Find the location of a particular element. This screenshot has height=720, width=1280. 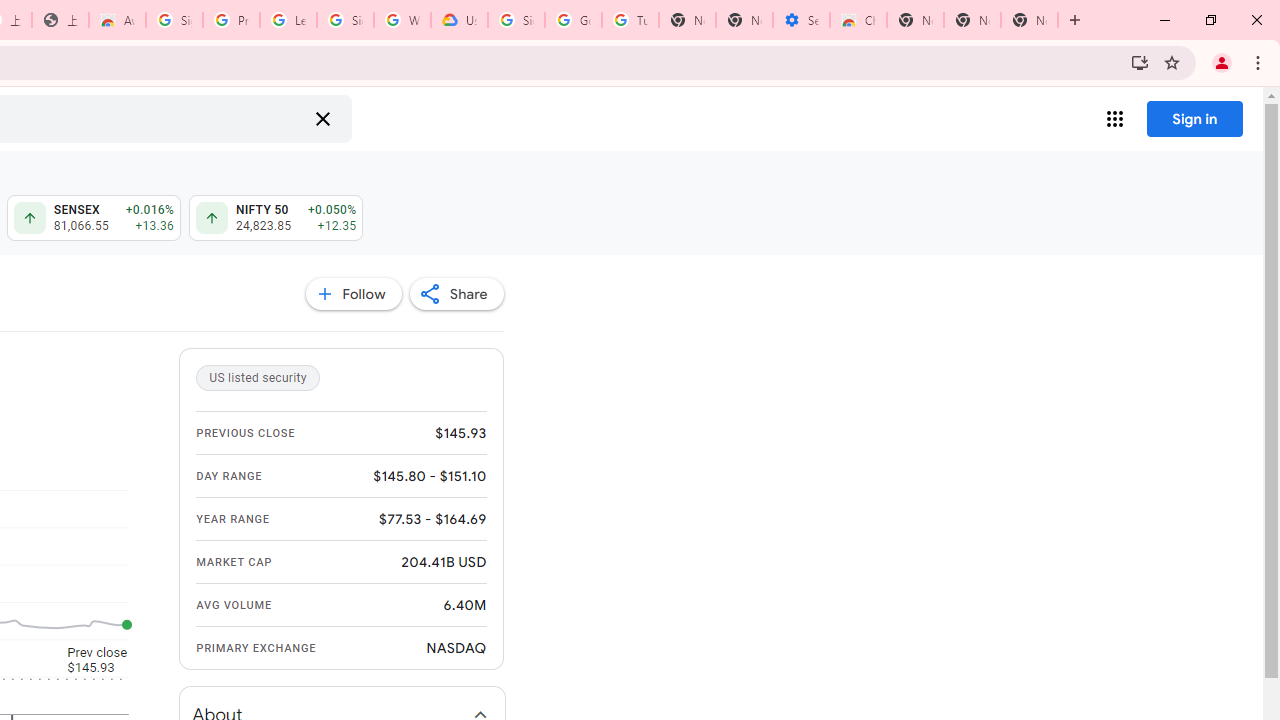

'Turn cookies on or off - Computer - Google Account Help' is located at coordinates (629, 20).